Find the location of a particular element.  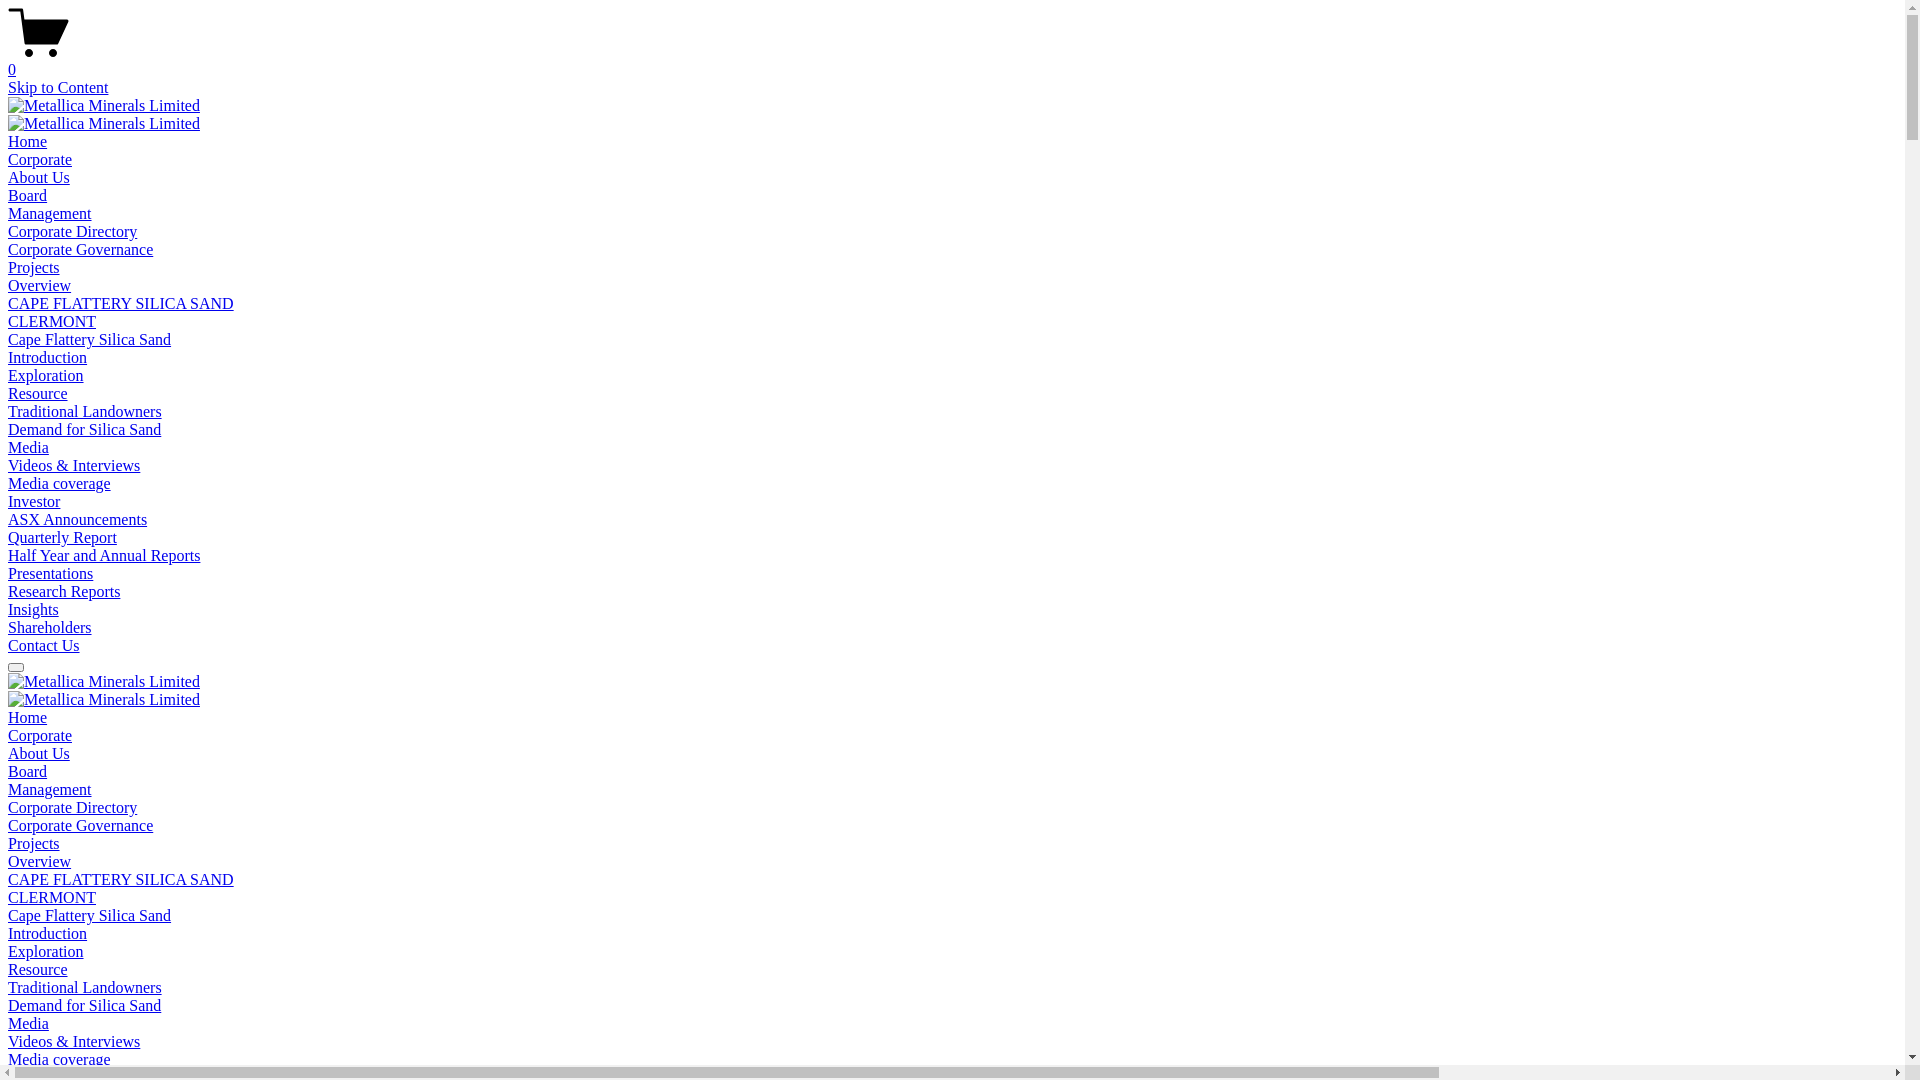

'Skip to Content' is located at coordinates (57, 86).